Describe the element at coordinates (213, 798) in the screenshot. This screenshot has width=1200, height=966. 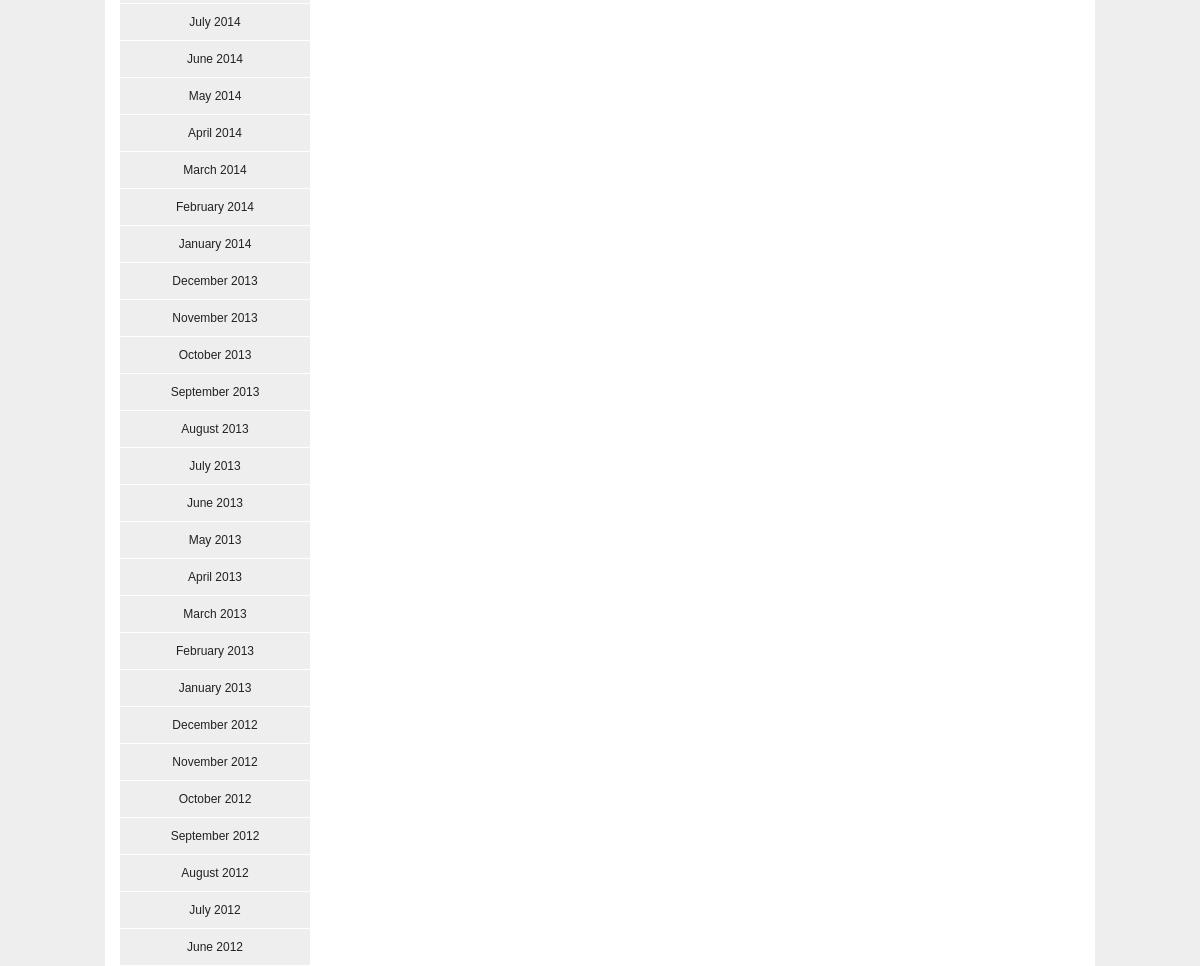
I see `'October 2012'` at that location.